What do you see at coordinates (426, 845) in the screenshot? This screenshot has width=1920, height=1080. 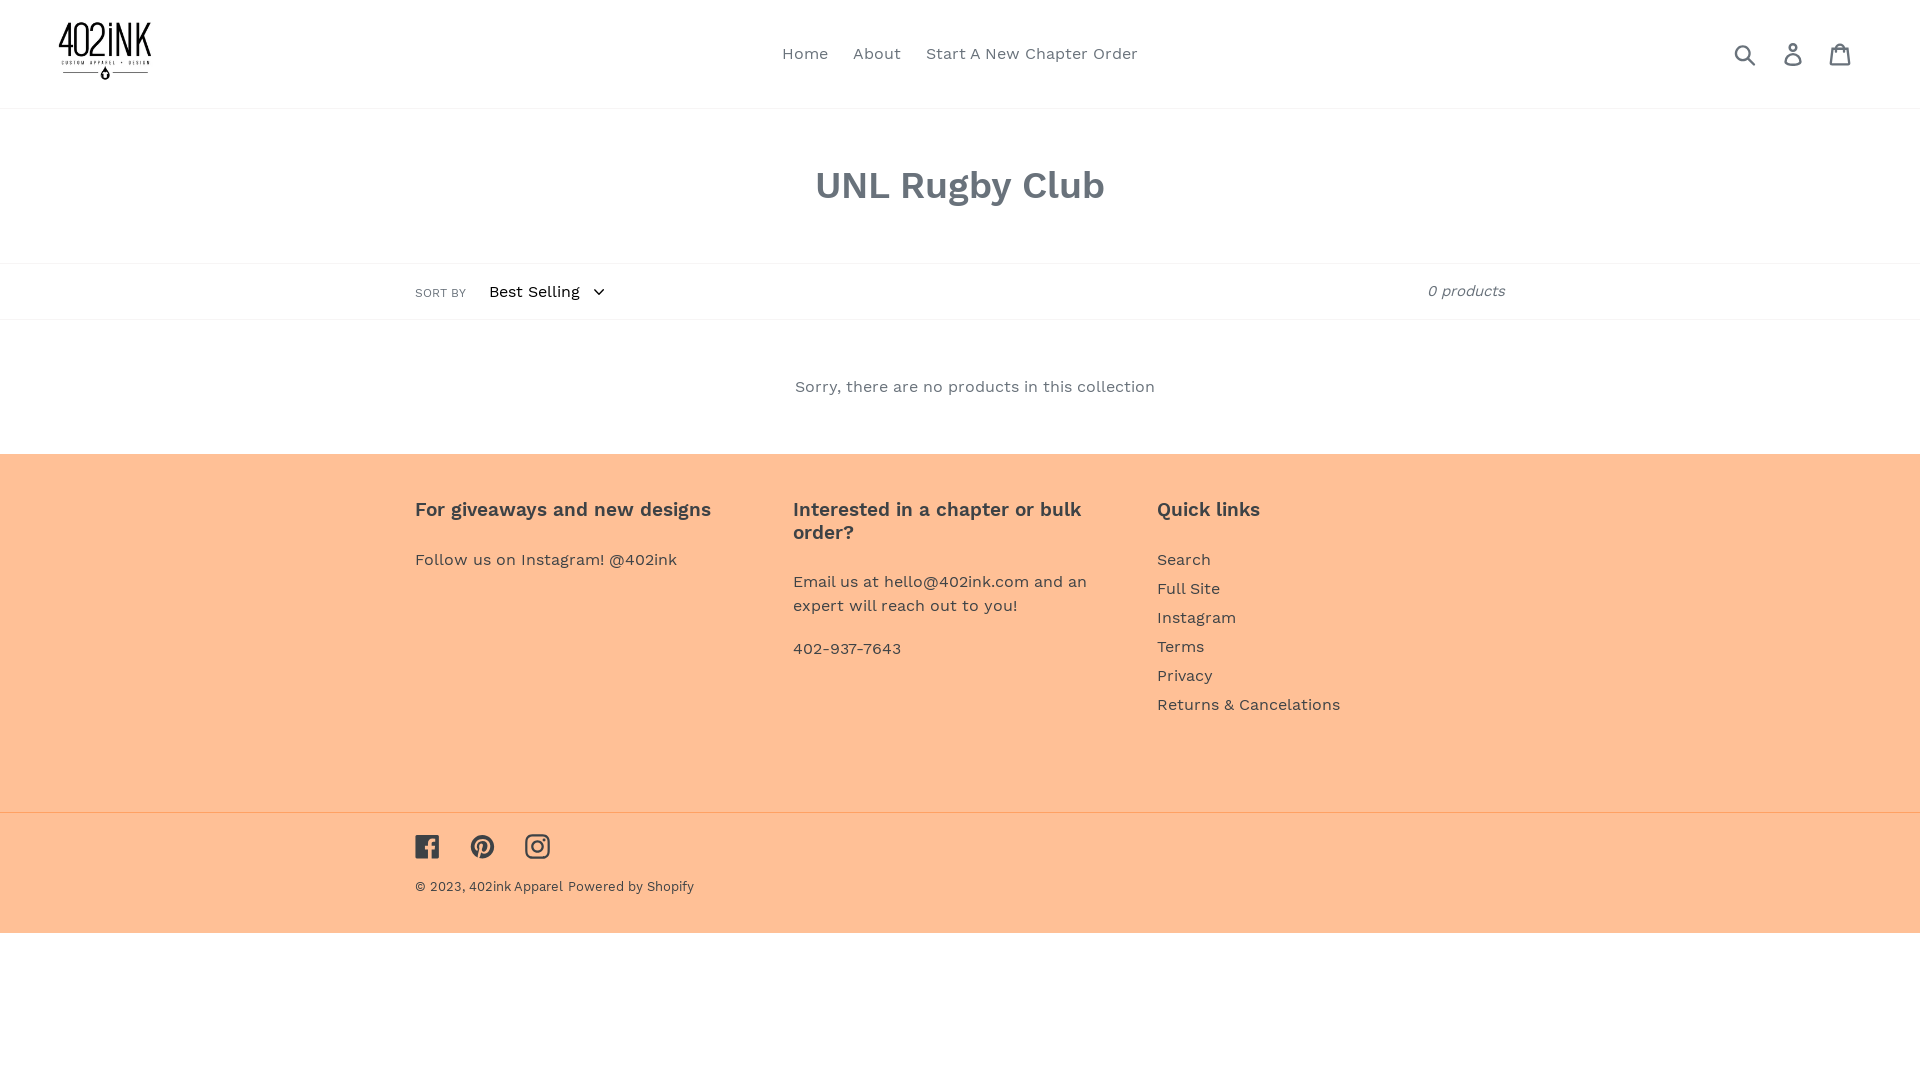 I see `'Facebook'` at bounding box center [426, 845].